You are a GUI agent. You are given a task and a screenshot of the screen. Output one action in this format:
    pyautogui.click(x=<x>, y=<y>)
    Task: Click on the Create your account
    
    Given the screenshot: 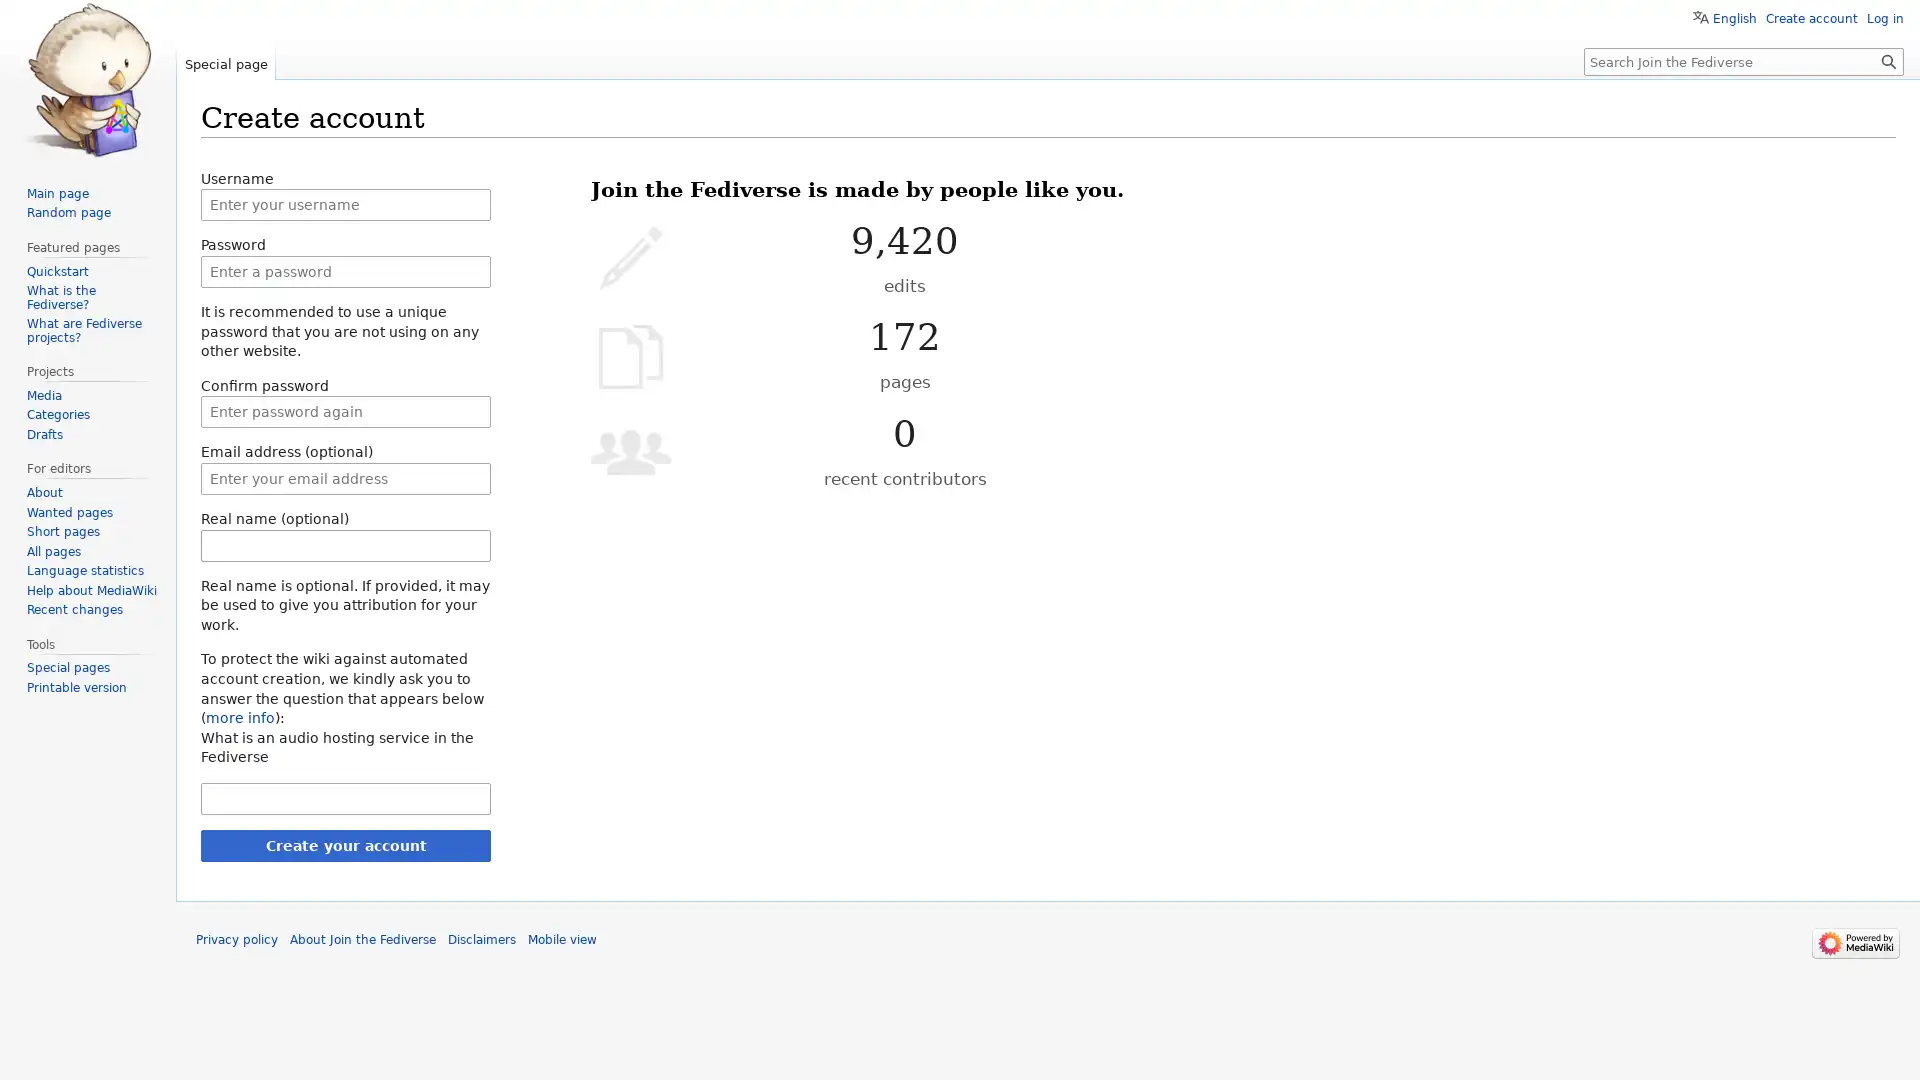 What is the action you would take?
    pyautogui.click(x=345, y=844)
    